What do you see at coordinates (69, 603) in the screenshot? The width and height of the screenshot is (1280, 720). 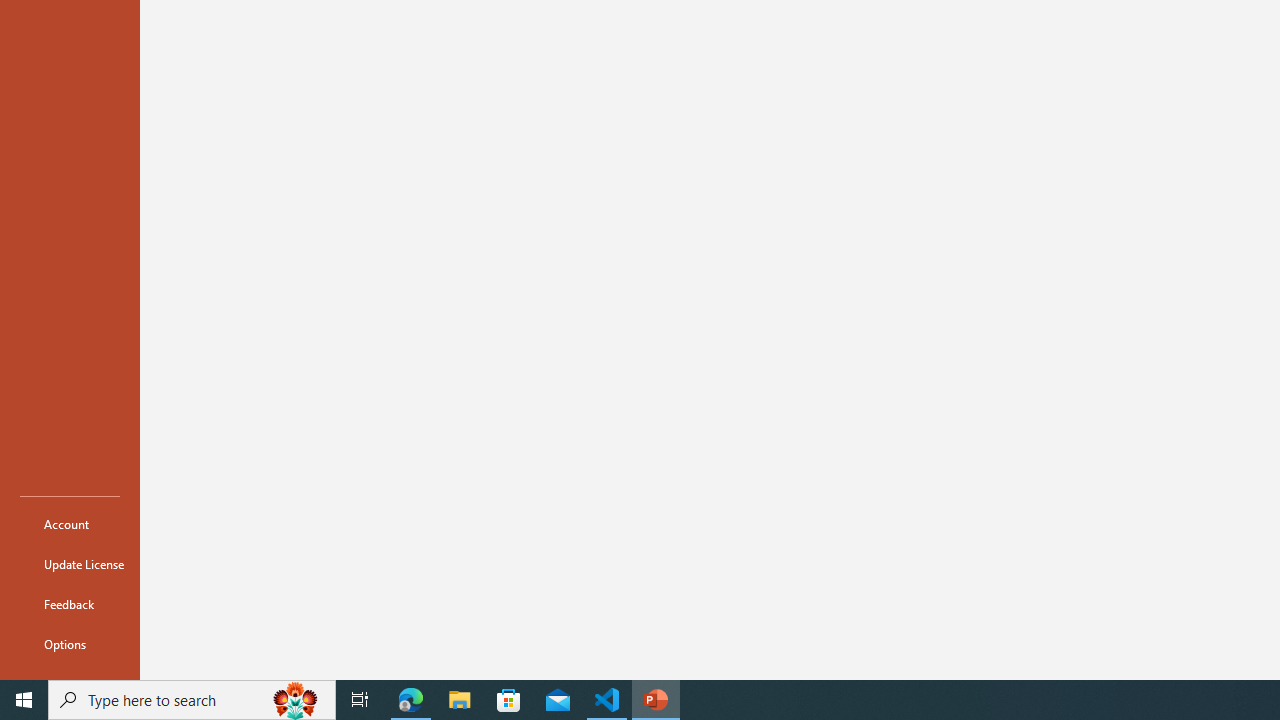 I see `'Feedback'` at bounding box center [69, 603].